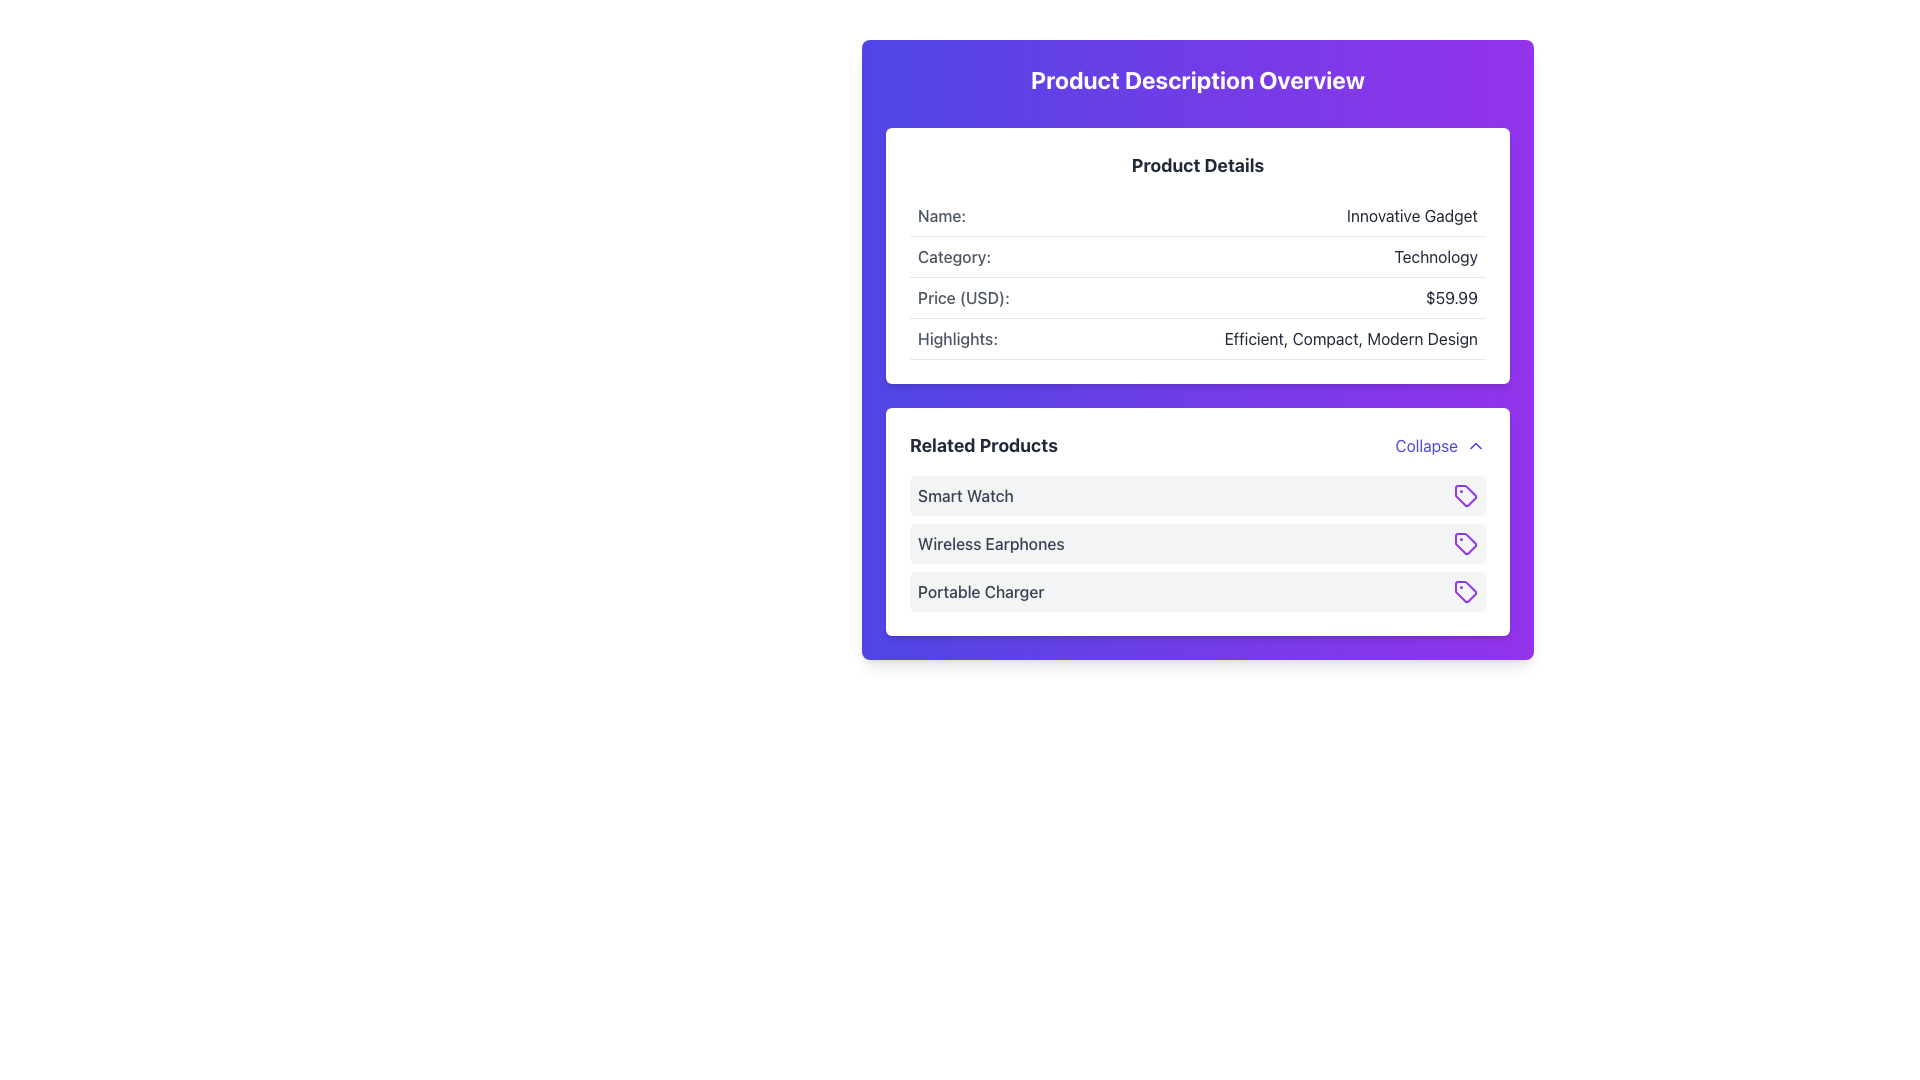 The height and width of the screenshot is (1080, 1920). I want to click on the text label reading 'Innovative Gadget' which is displayed in a medium-weight font style and dark text color, located near the right end of the 'Product Details' section next to 'Name:', so click(1411, 216).